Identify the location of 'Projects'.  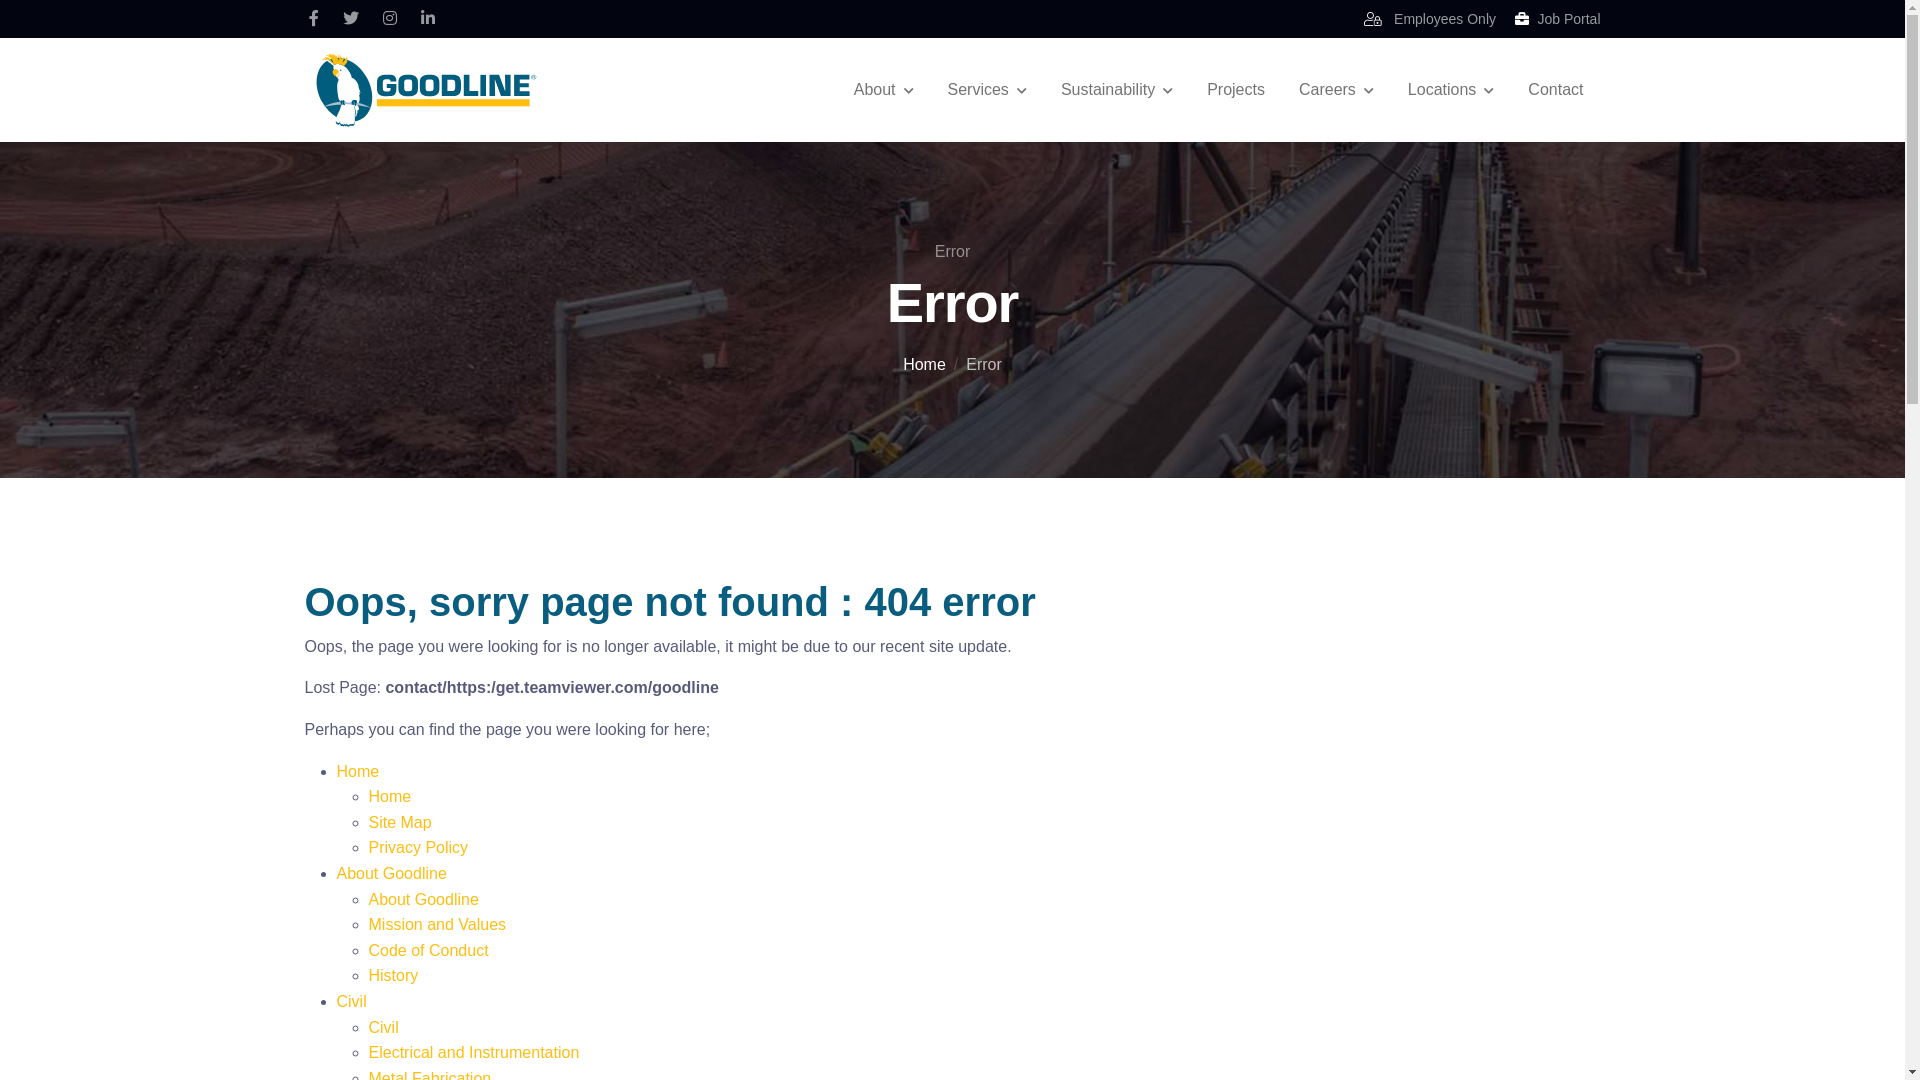
(1195, 88).